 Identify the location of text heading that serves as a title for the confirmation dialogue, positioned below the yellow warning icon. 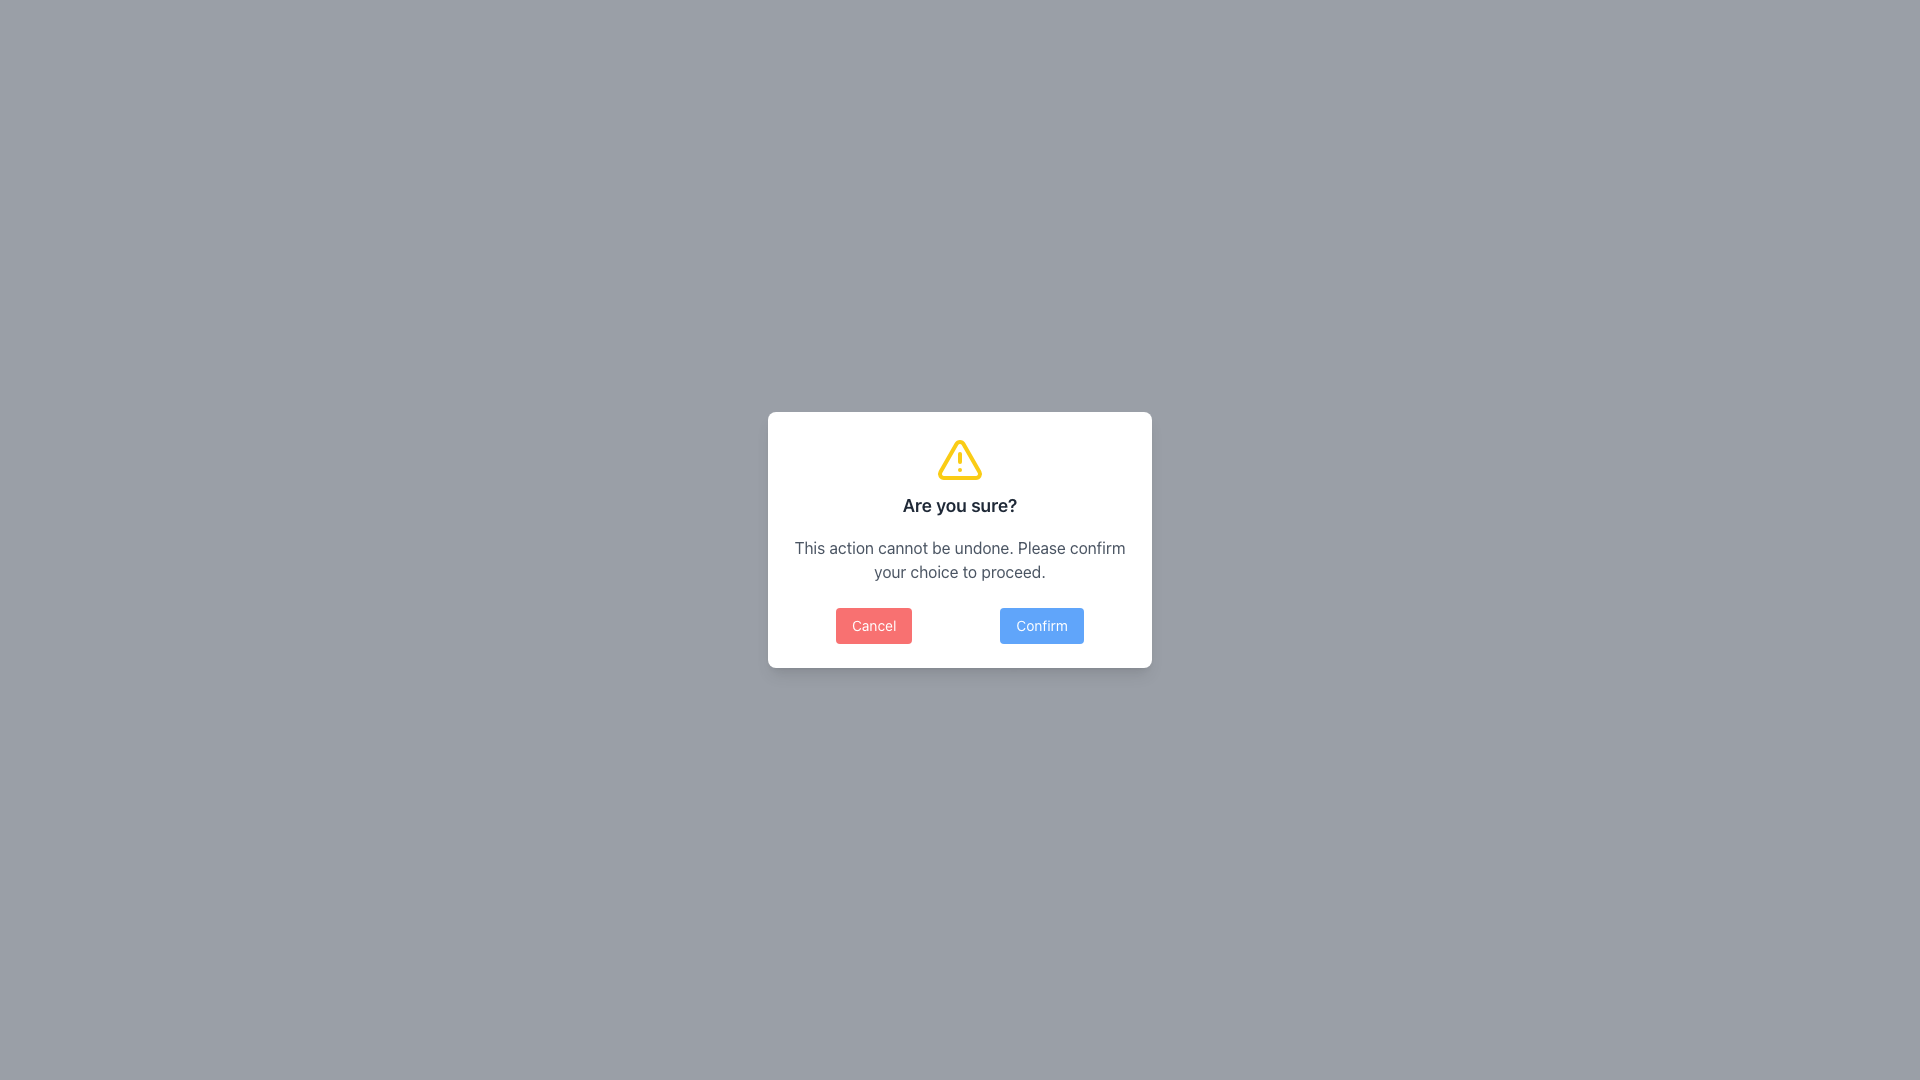
(960, 504).